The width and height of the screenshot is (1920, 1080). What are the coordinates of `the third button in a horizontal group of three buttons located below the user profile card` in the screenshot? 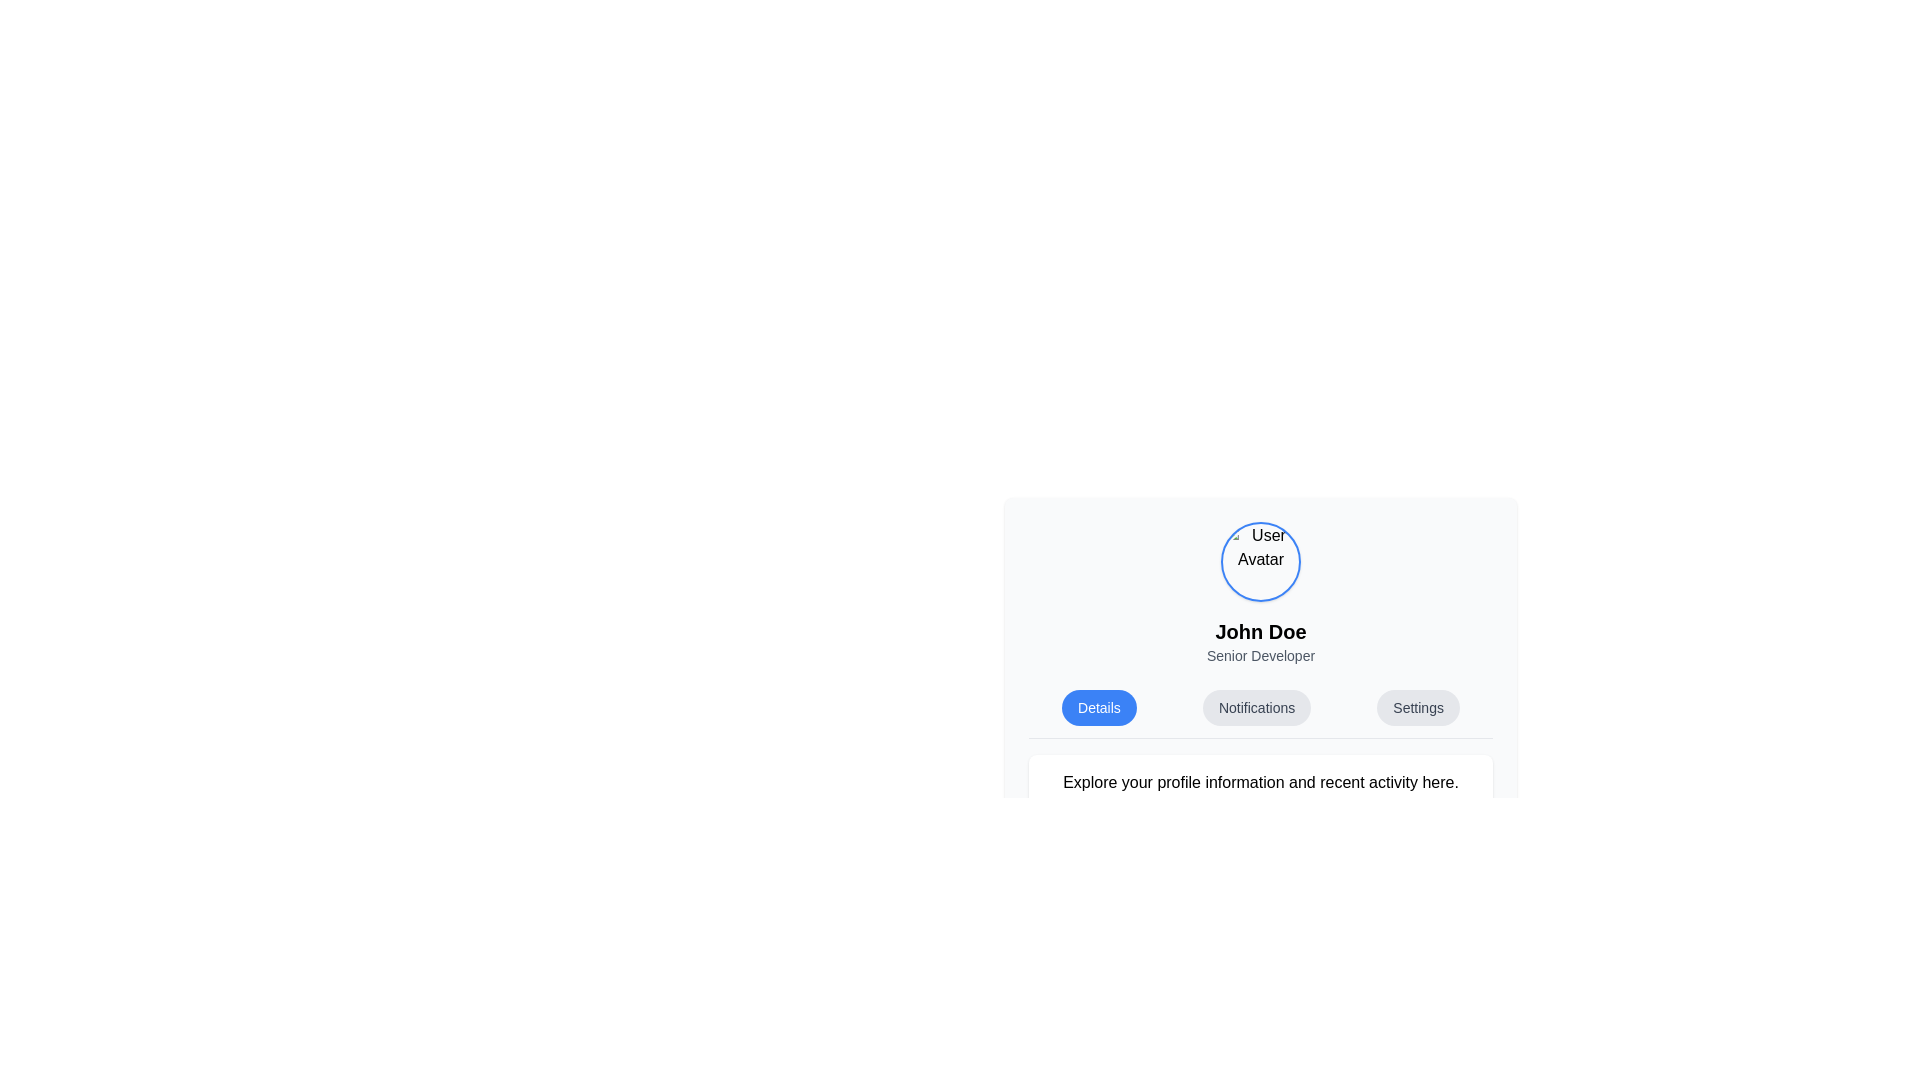 It's located at (1417, 707).